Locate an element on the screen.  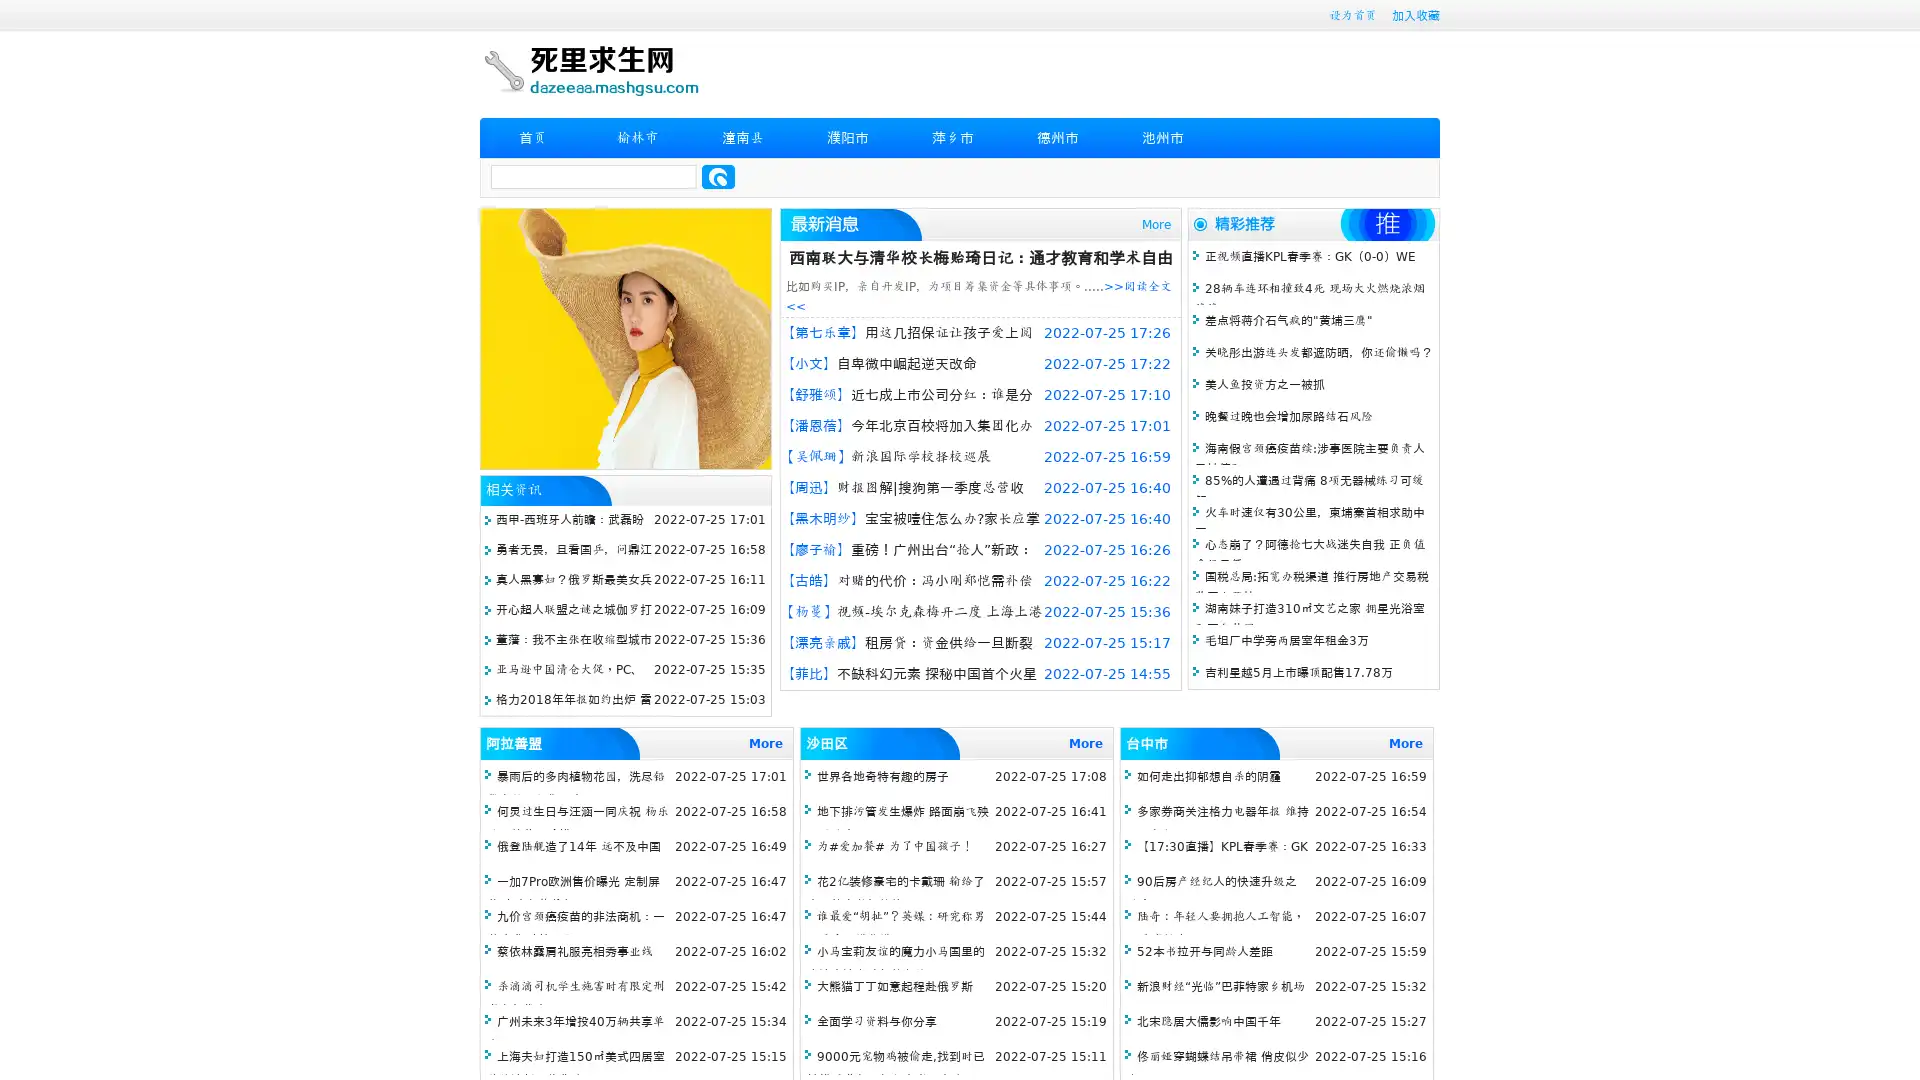
Search is located at coordinates (718, 176).